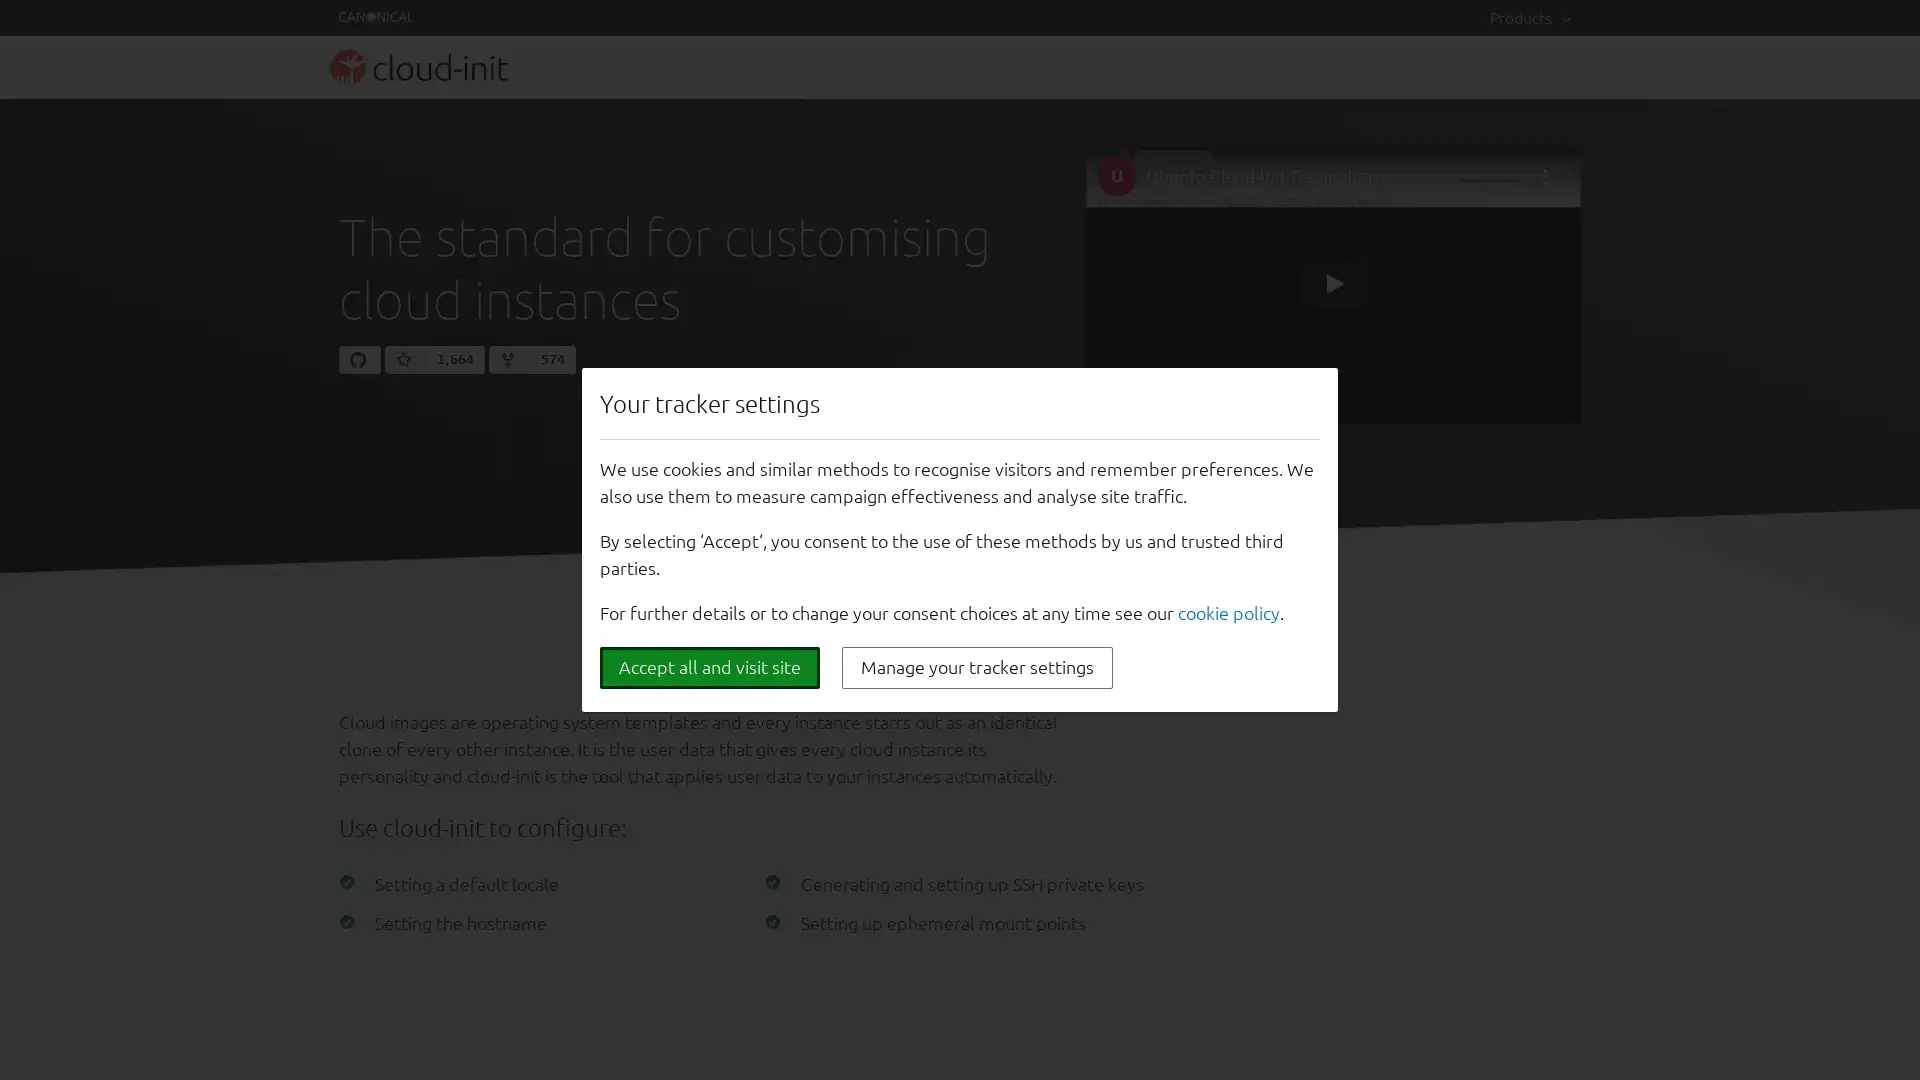  Describe the element at coordinates (710, 667) in the screenshot. I see `Accept all and visit site` at that location.